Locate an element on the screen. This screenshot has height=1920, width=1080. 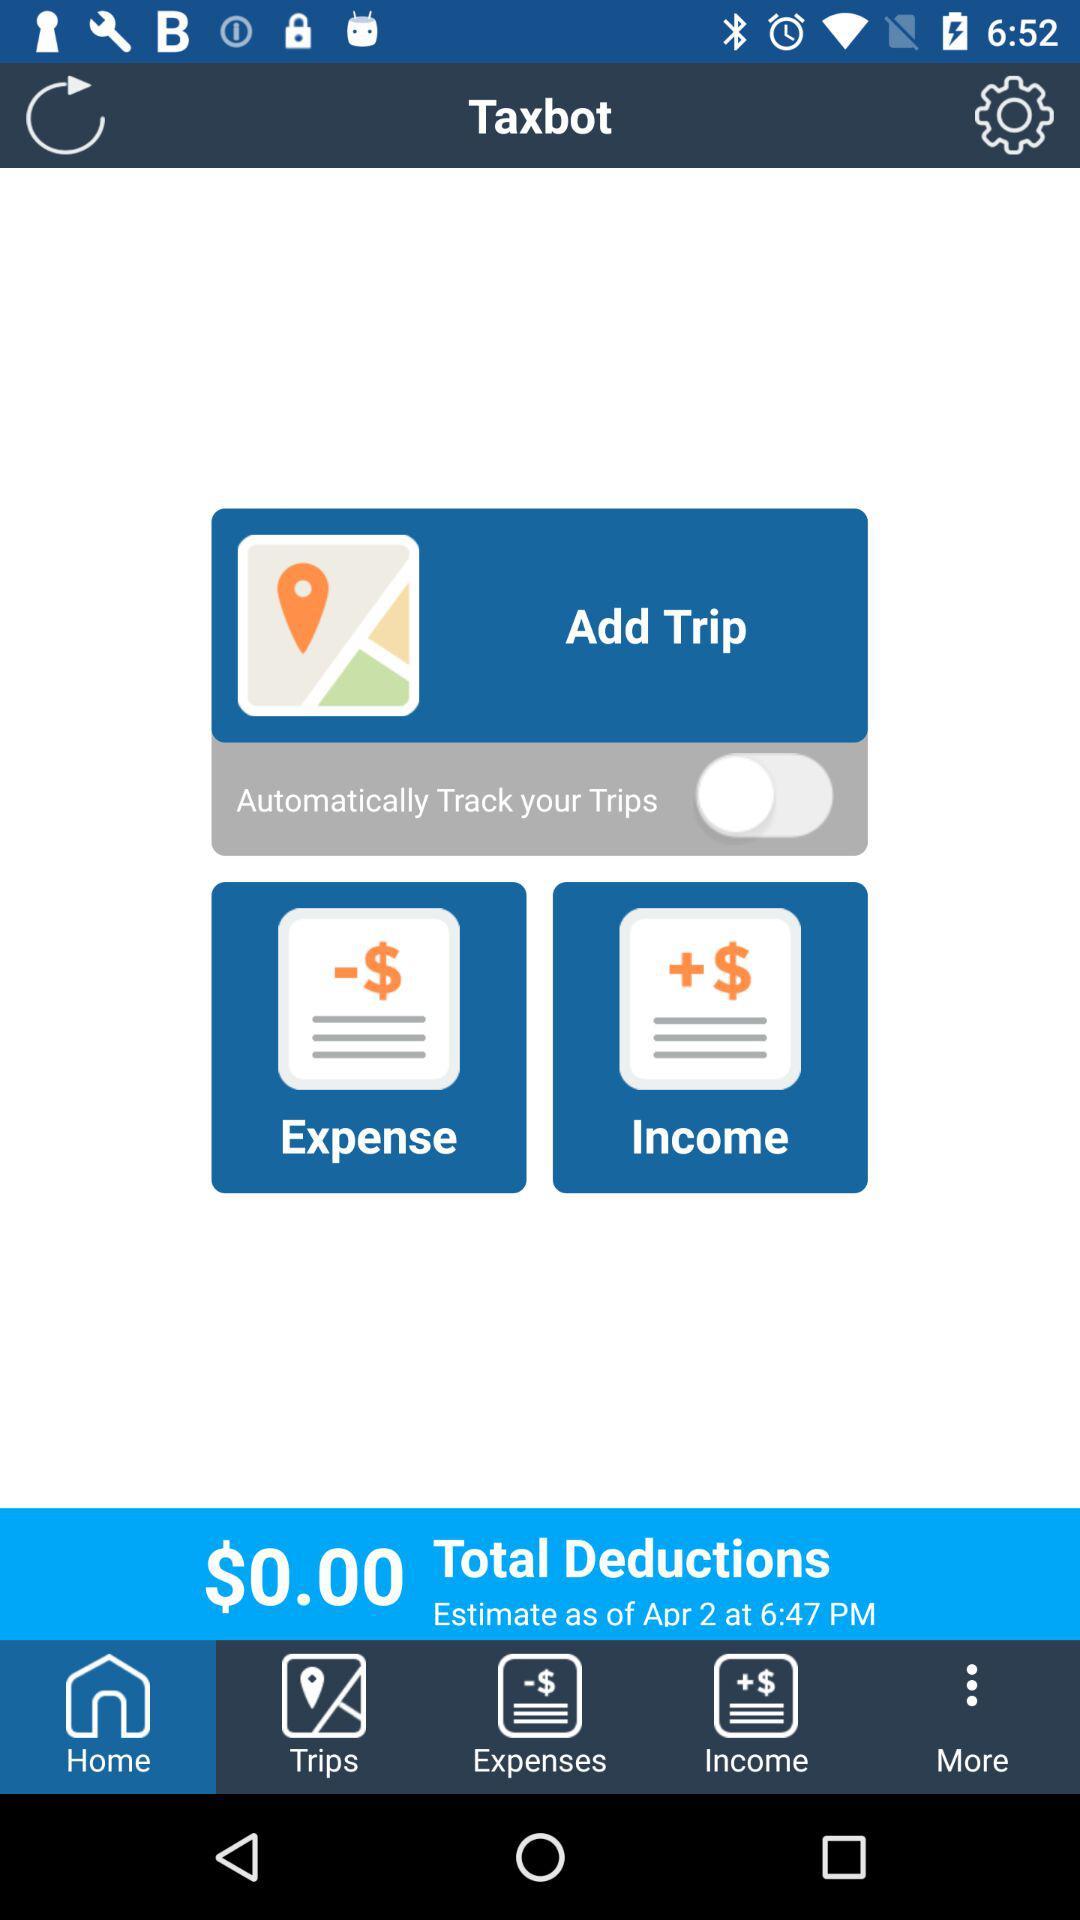
the item to the left of the income is located at coordinates (540, 1716).